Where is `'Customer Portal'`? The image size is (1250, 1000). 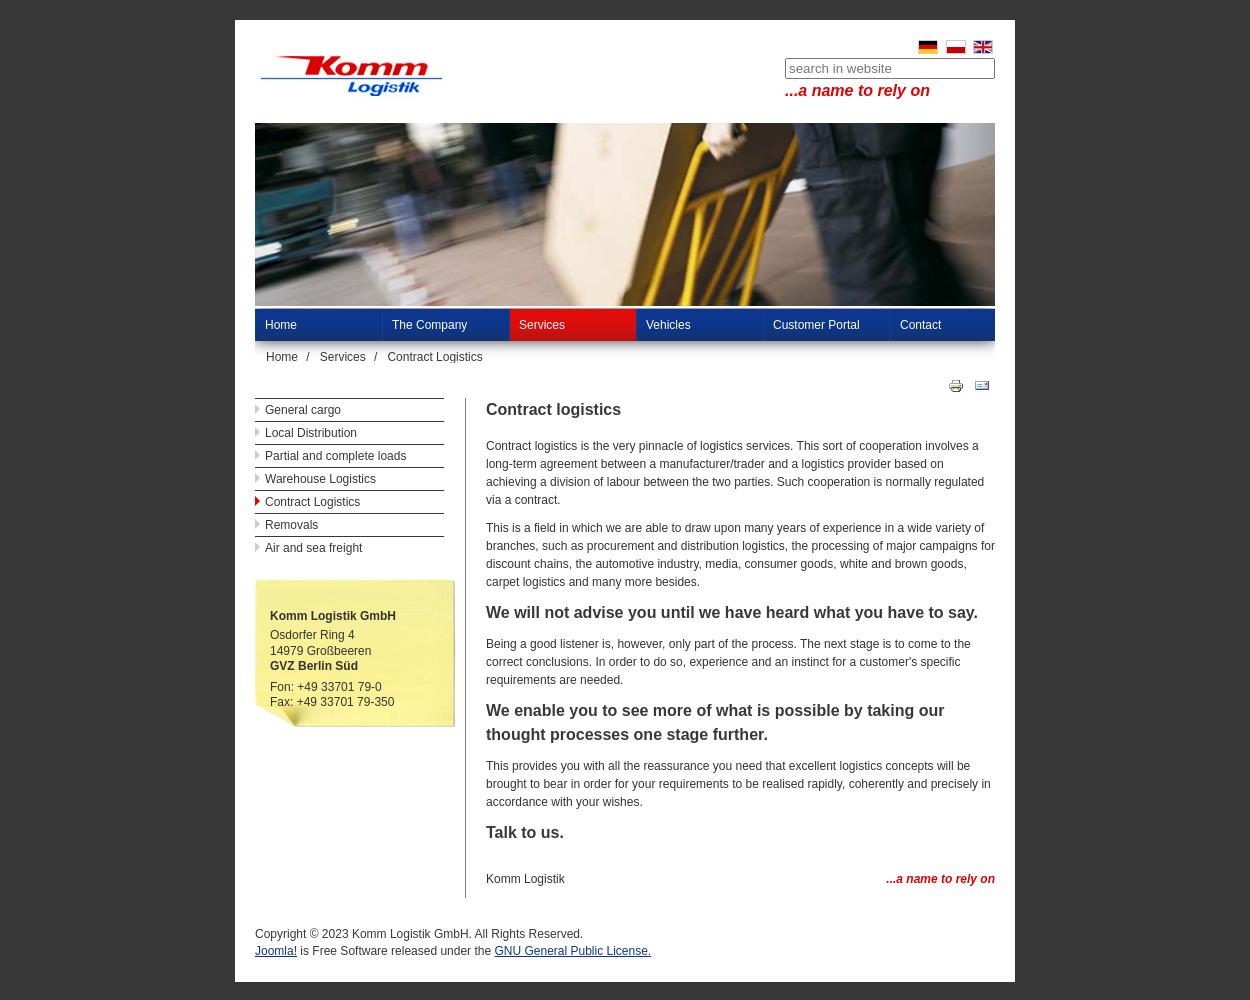 'Customer Portal' is located at coordinates (815, 324).